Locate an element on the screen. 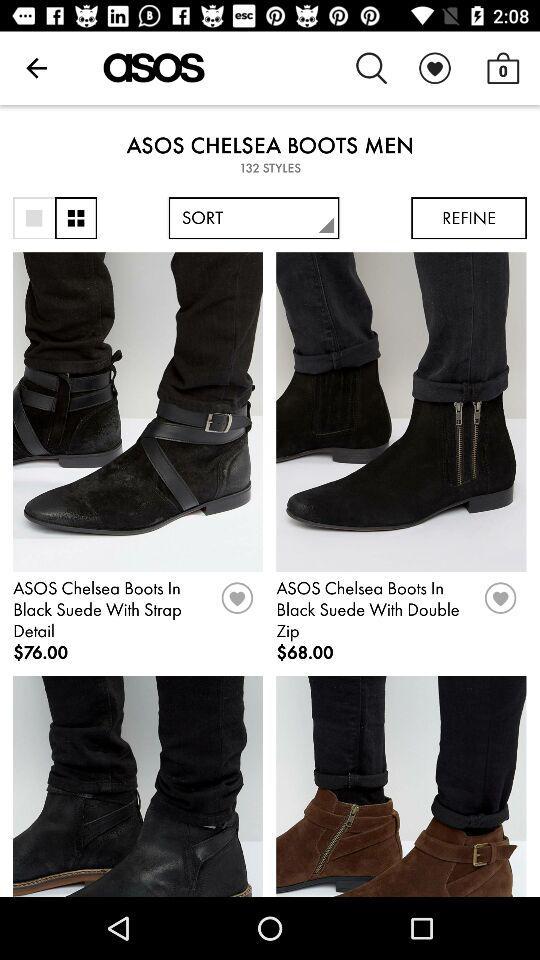 This screenshot has width=540, height=960. the icon to the left of the refine item is located at coordinates (254, 218).